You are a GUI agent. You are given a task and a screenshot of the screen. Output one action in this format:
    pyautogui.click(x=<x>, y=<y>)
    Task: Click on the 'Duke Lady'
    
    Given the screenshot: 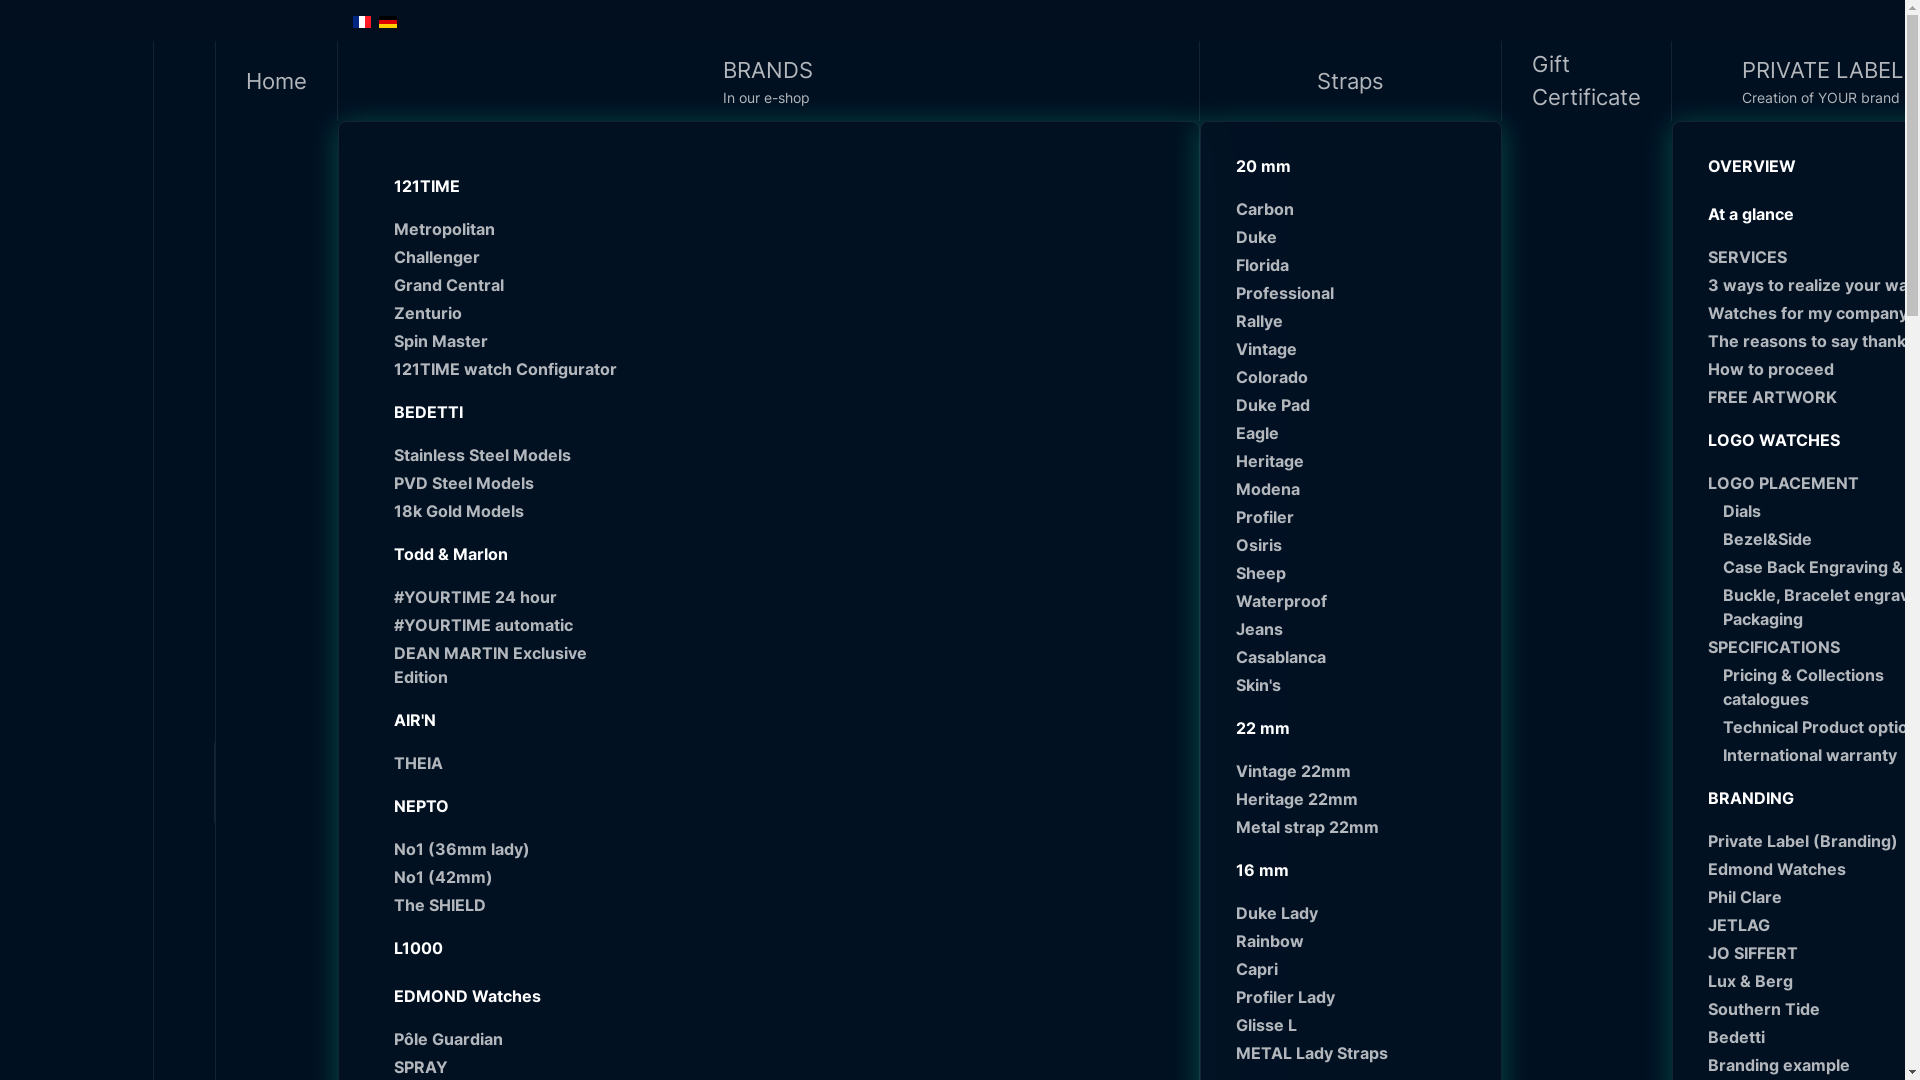 What is the action you would take?
    pyautogui.click(x=1358, y=913)
    